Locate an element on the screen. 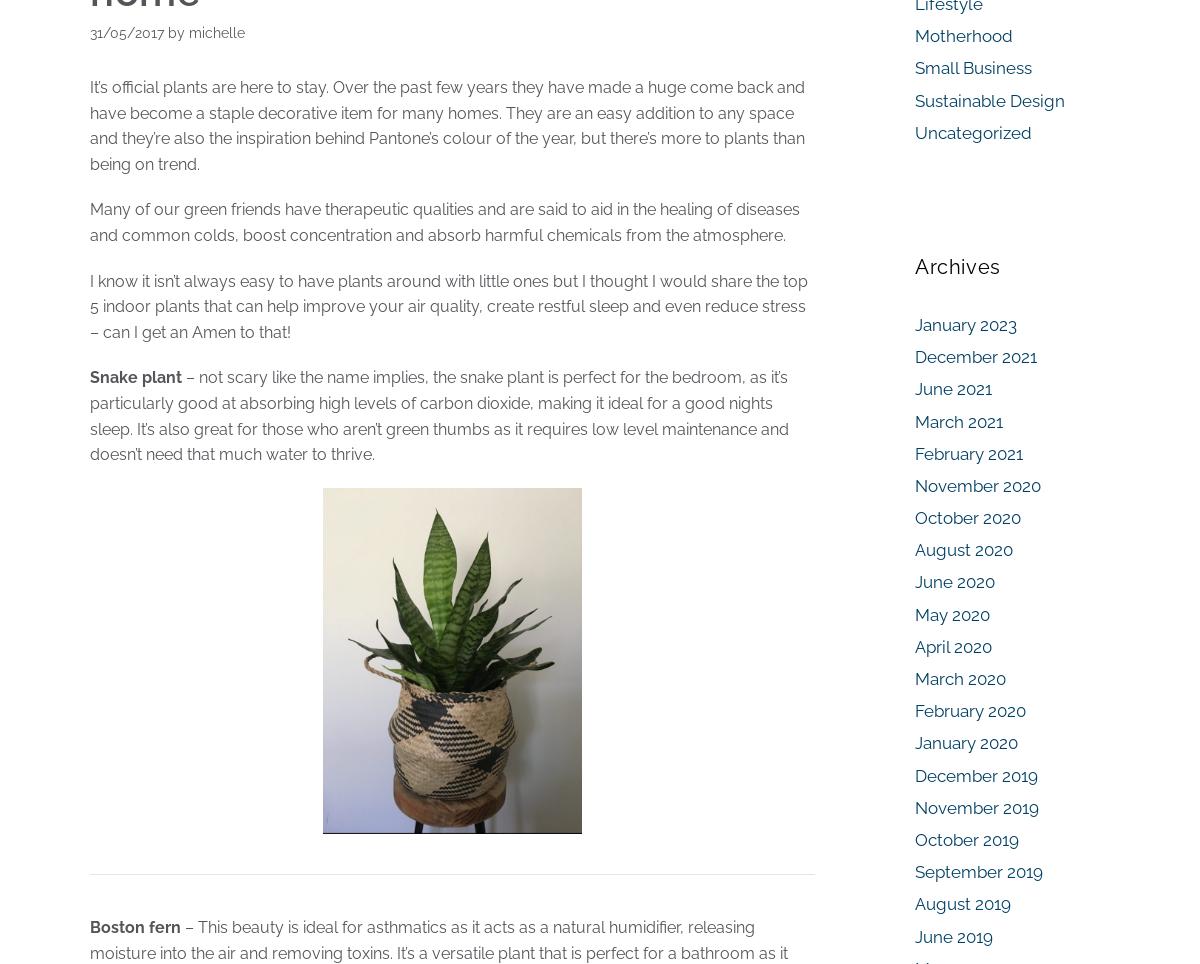  'January 2020' is located at coordinates (915, 741).